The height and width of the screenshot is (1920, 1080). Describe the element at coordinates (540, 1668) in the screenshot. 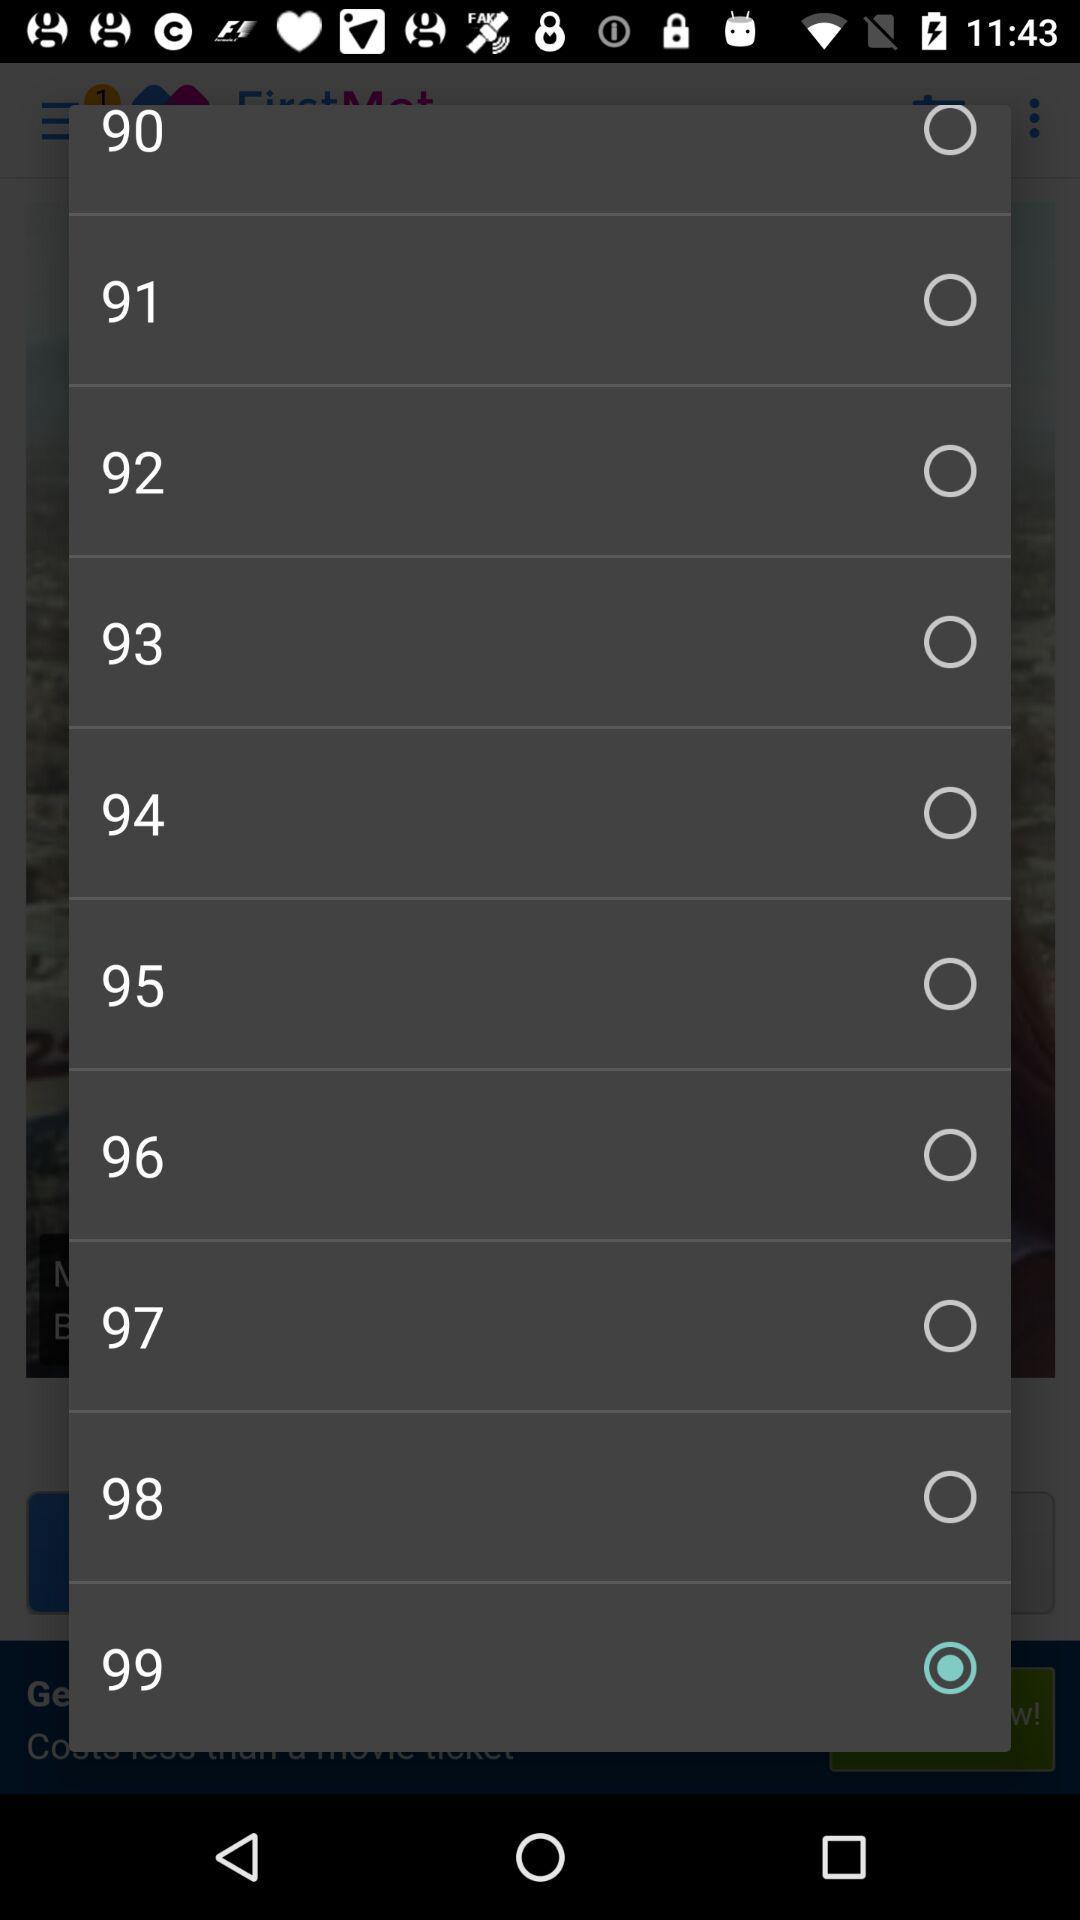

I see `checkbox below 98 checkbox` at that location.